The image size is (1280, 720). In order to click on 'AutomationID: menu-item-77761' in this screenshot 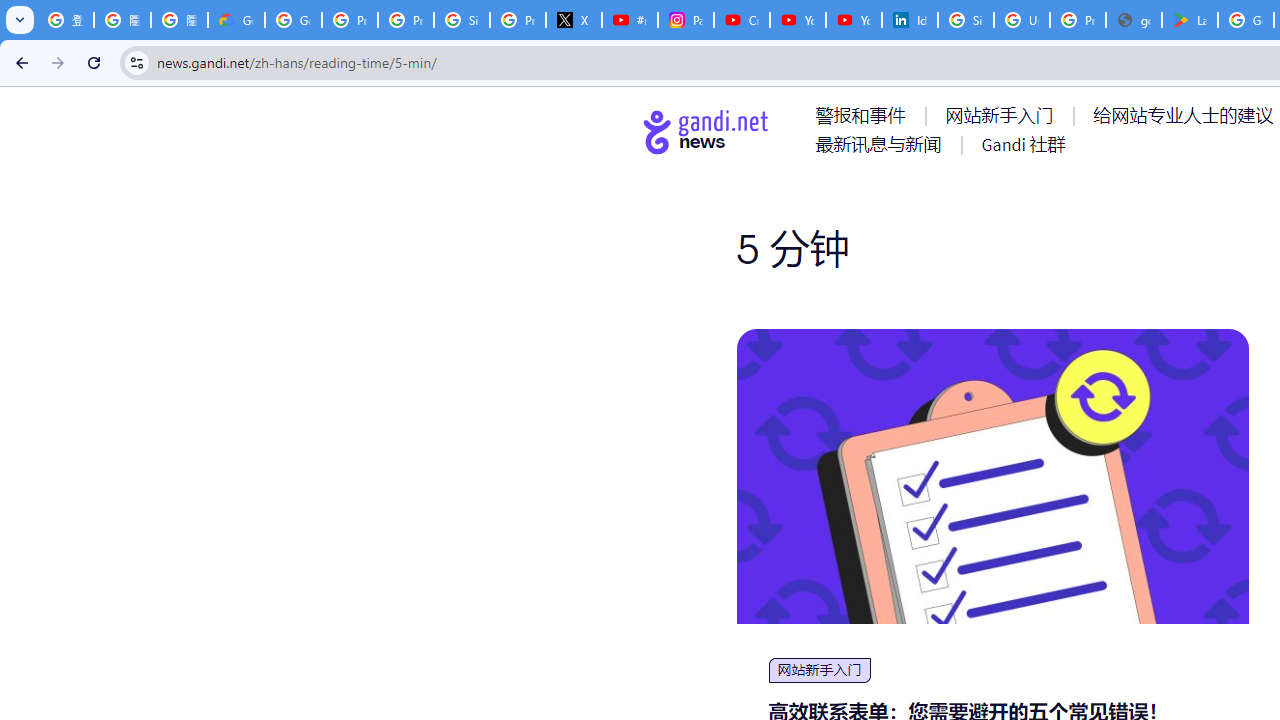, I will do `click(864, 115)`.